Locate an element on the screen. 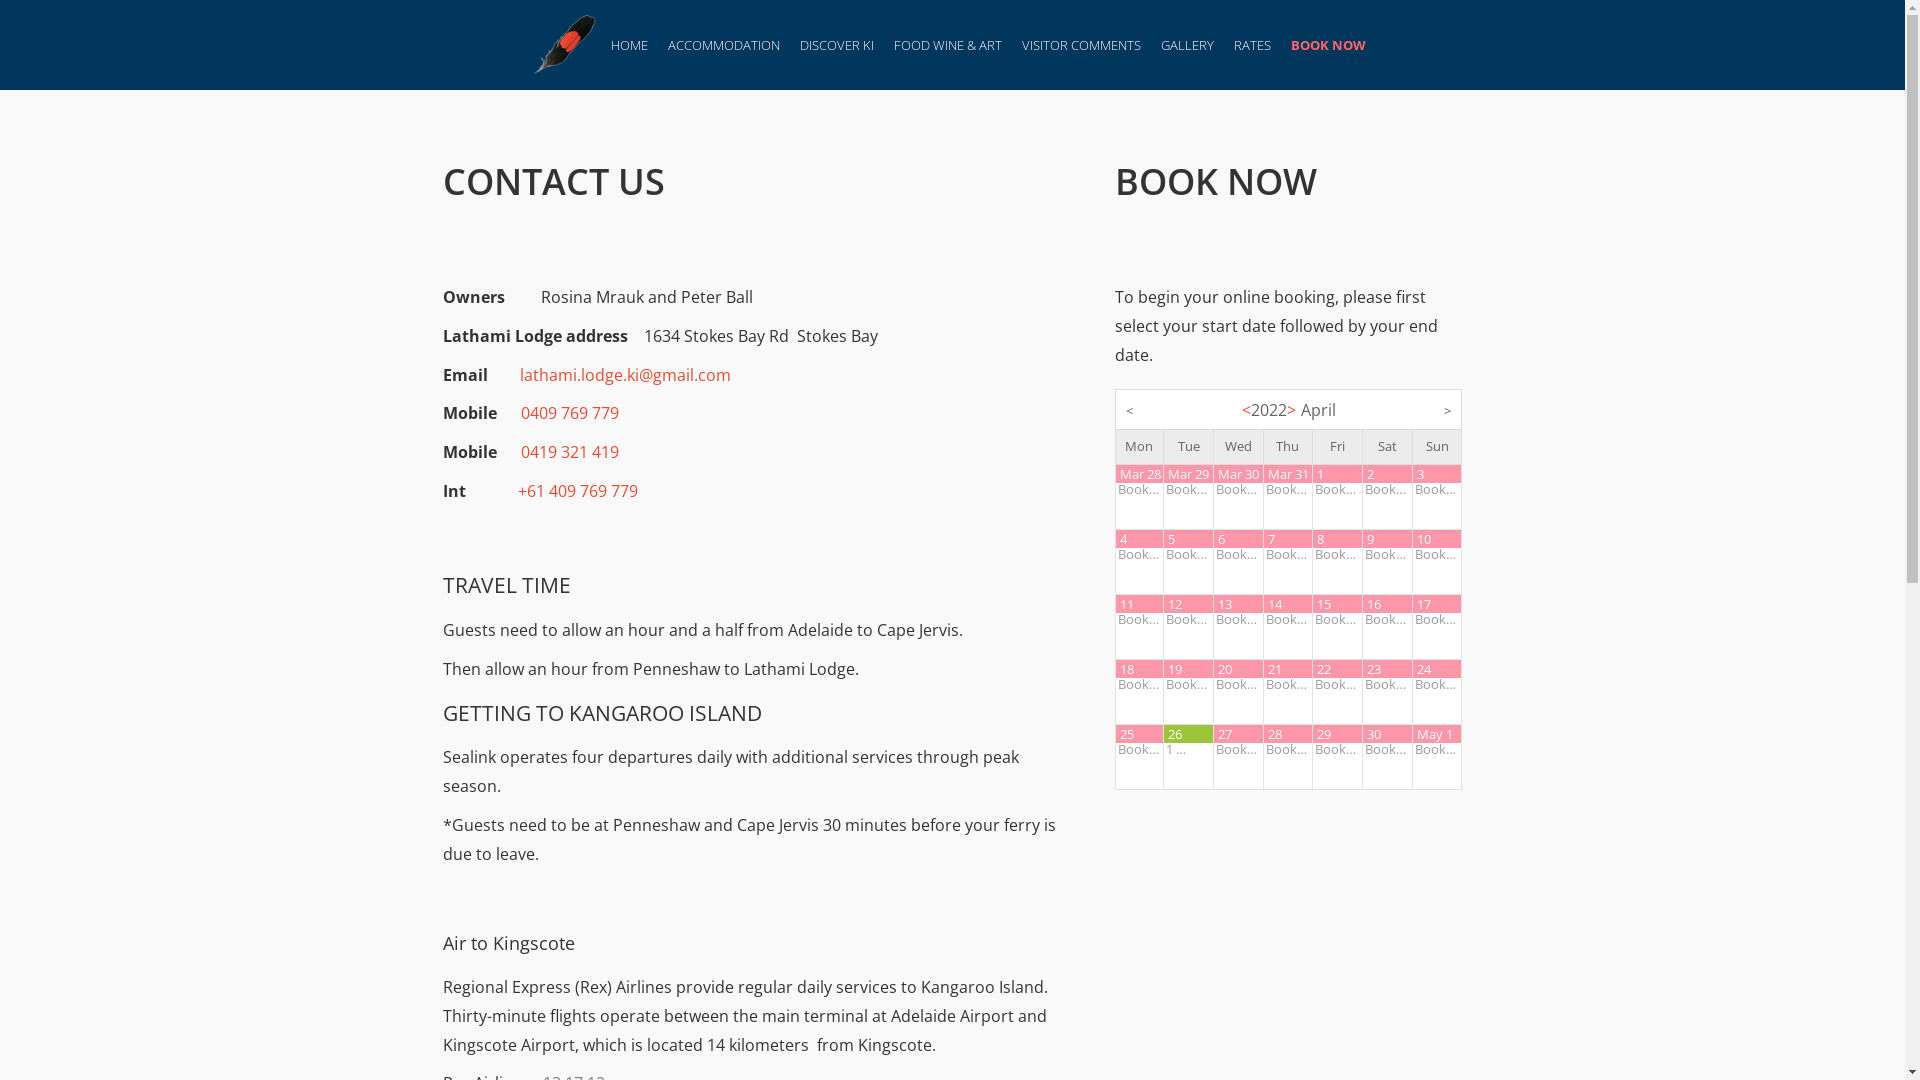 Image resolution: width=1920 pixels, height=1080 pixels. 'RATES' is located at coordinates (1251, 45).